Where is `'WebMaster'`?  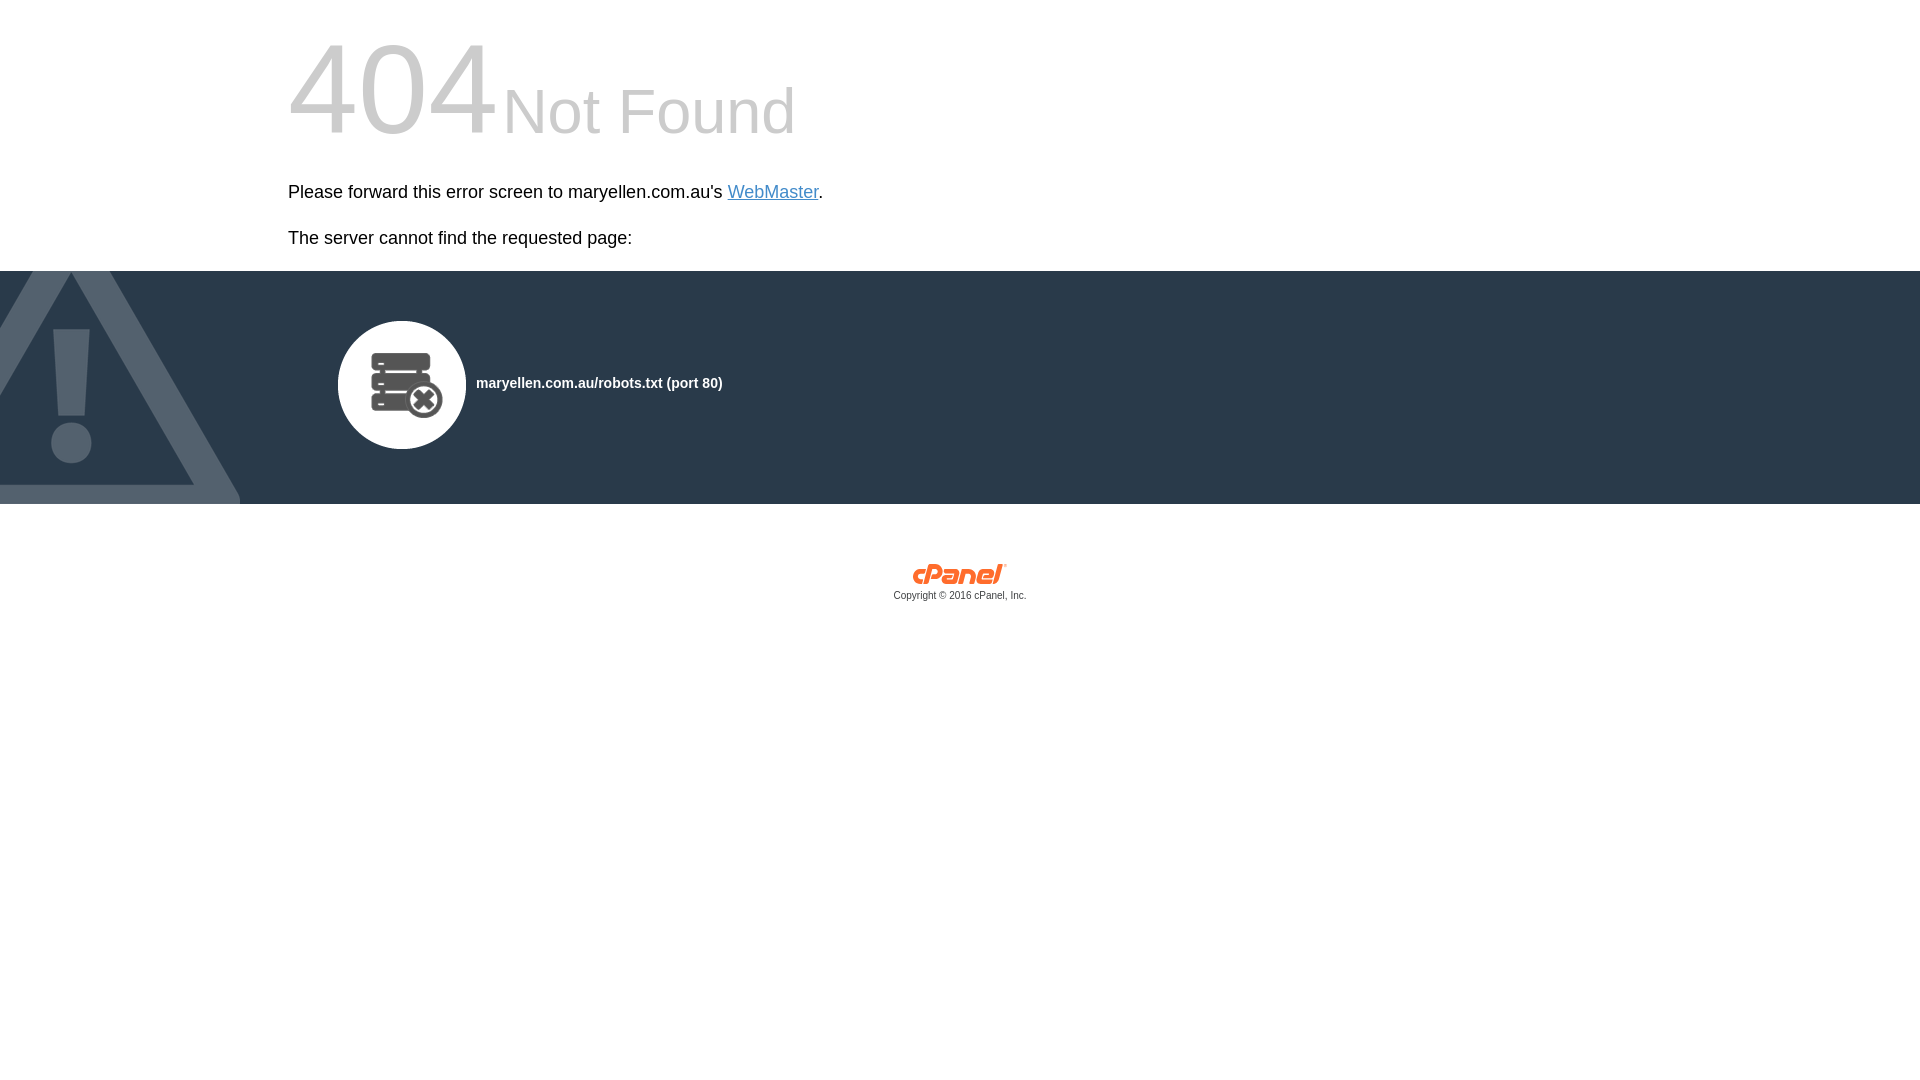 'WebMaster' is located at coordinates (772, 192).